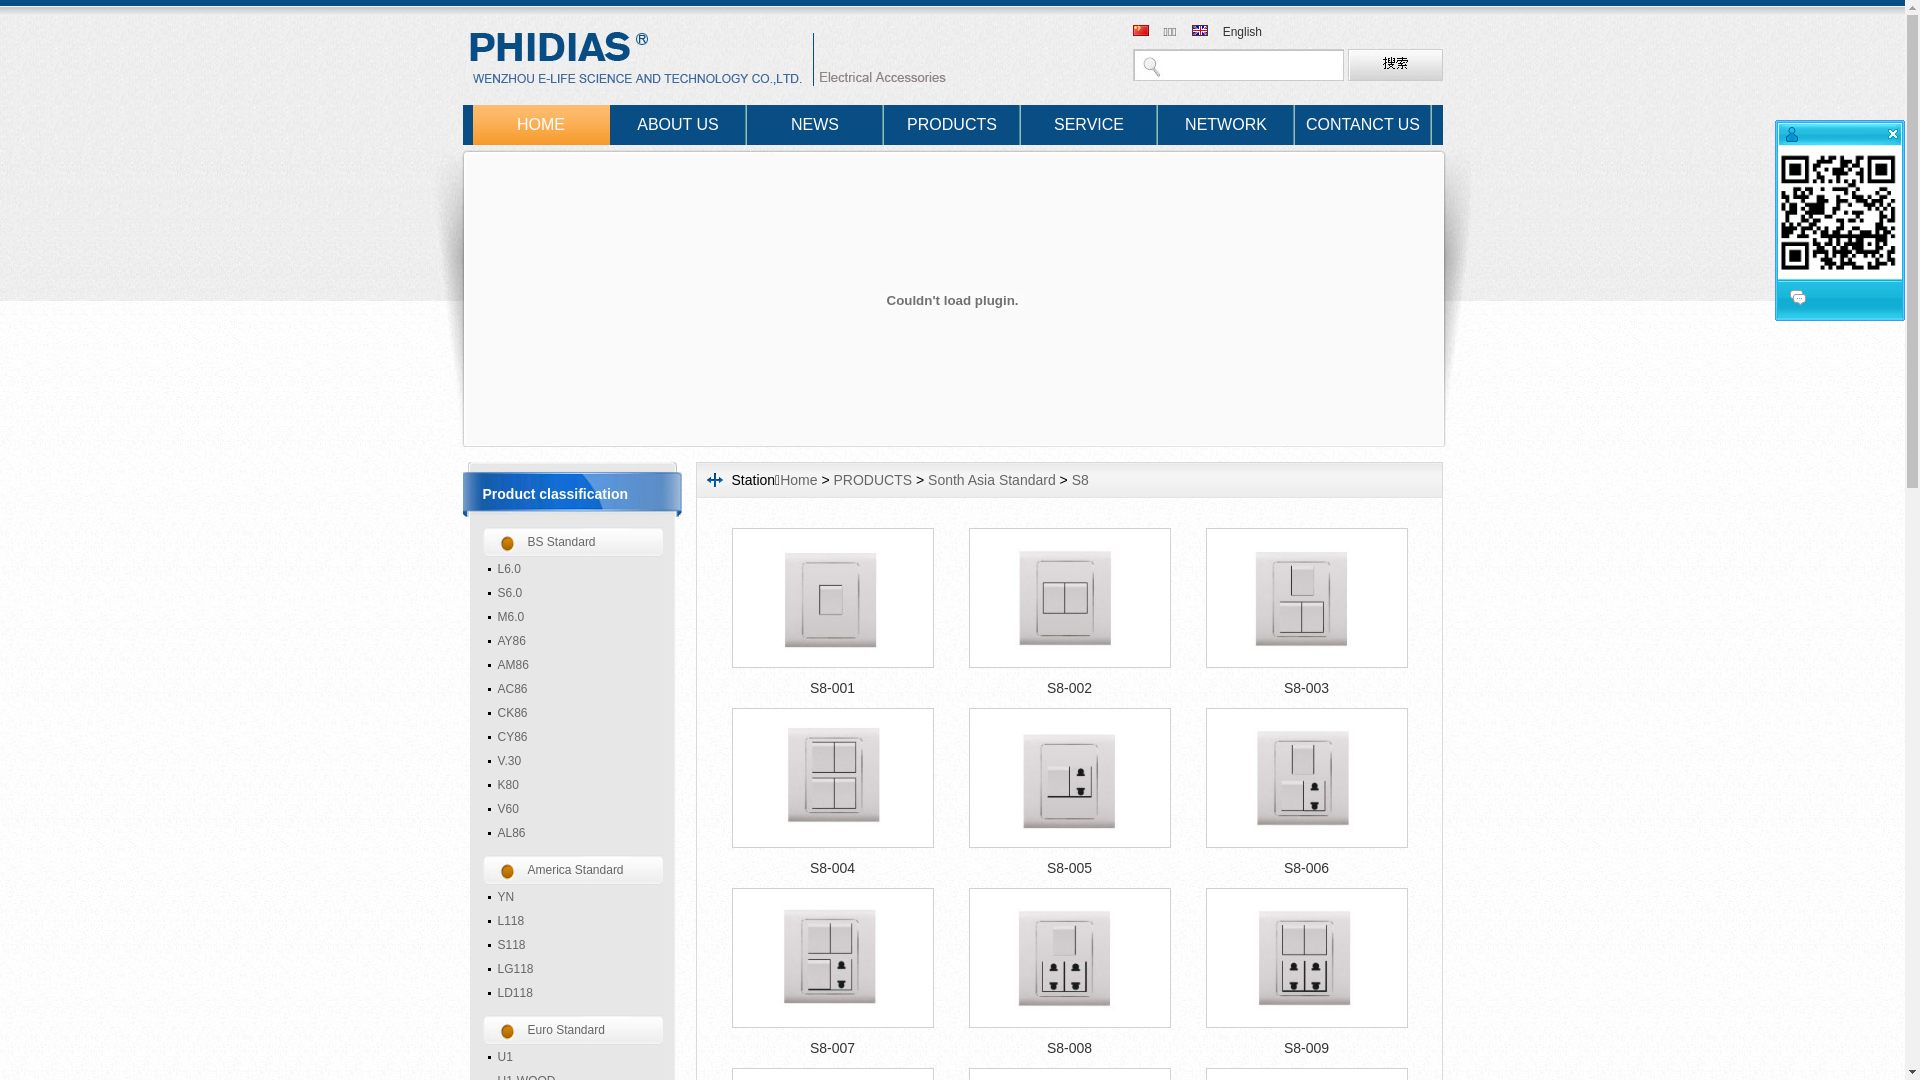 The image size is (1920, 1080). I want to click on 'HOME', so click(540, 124).